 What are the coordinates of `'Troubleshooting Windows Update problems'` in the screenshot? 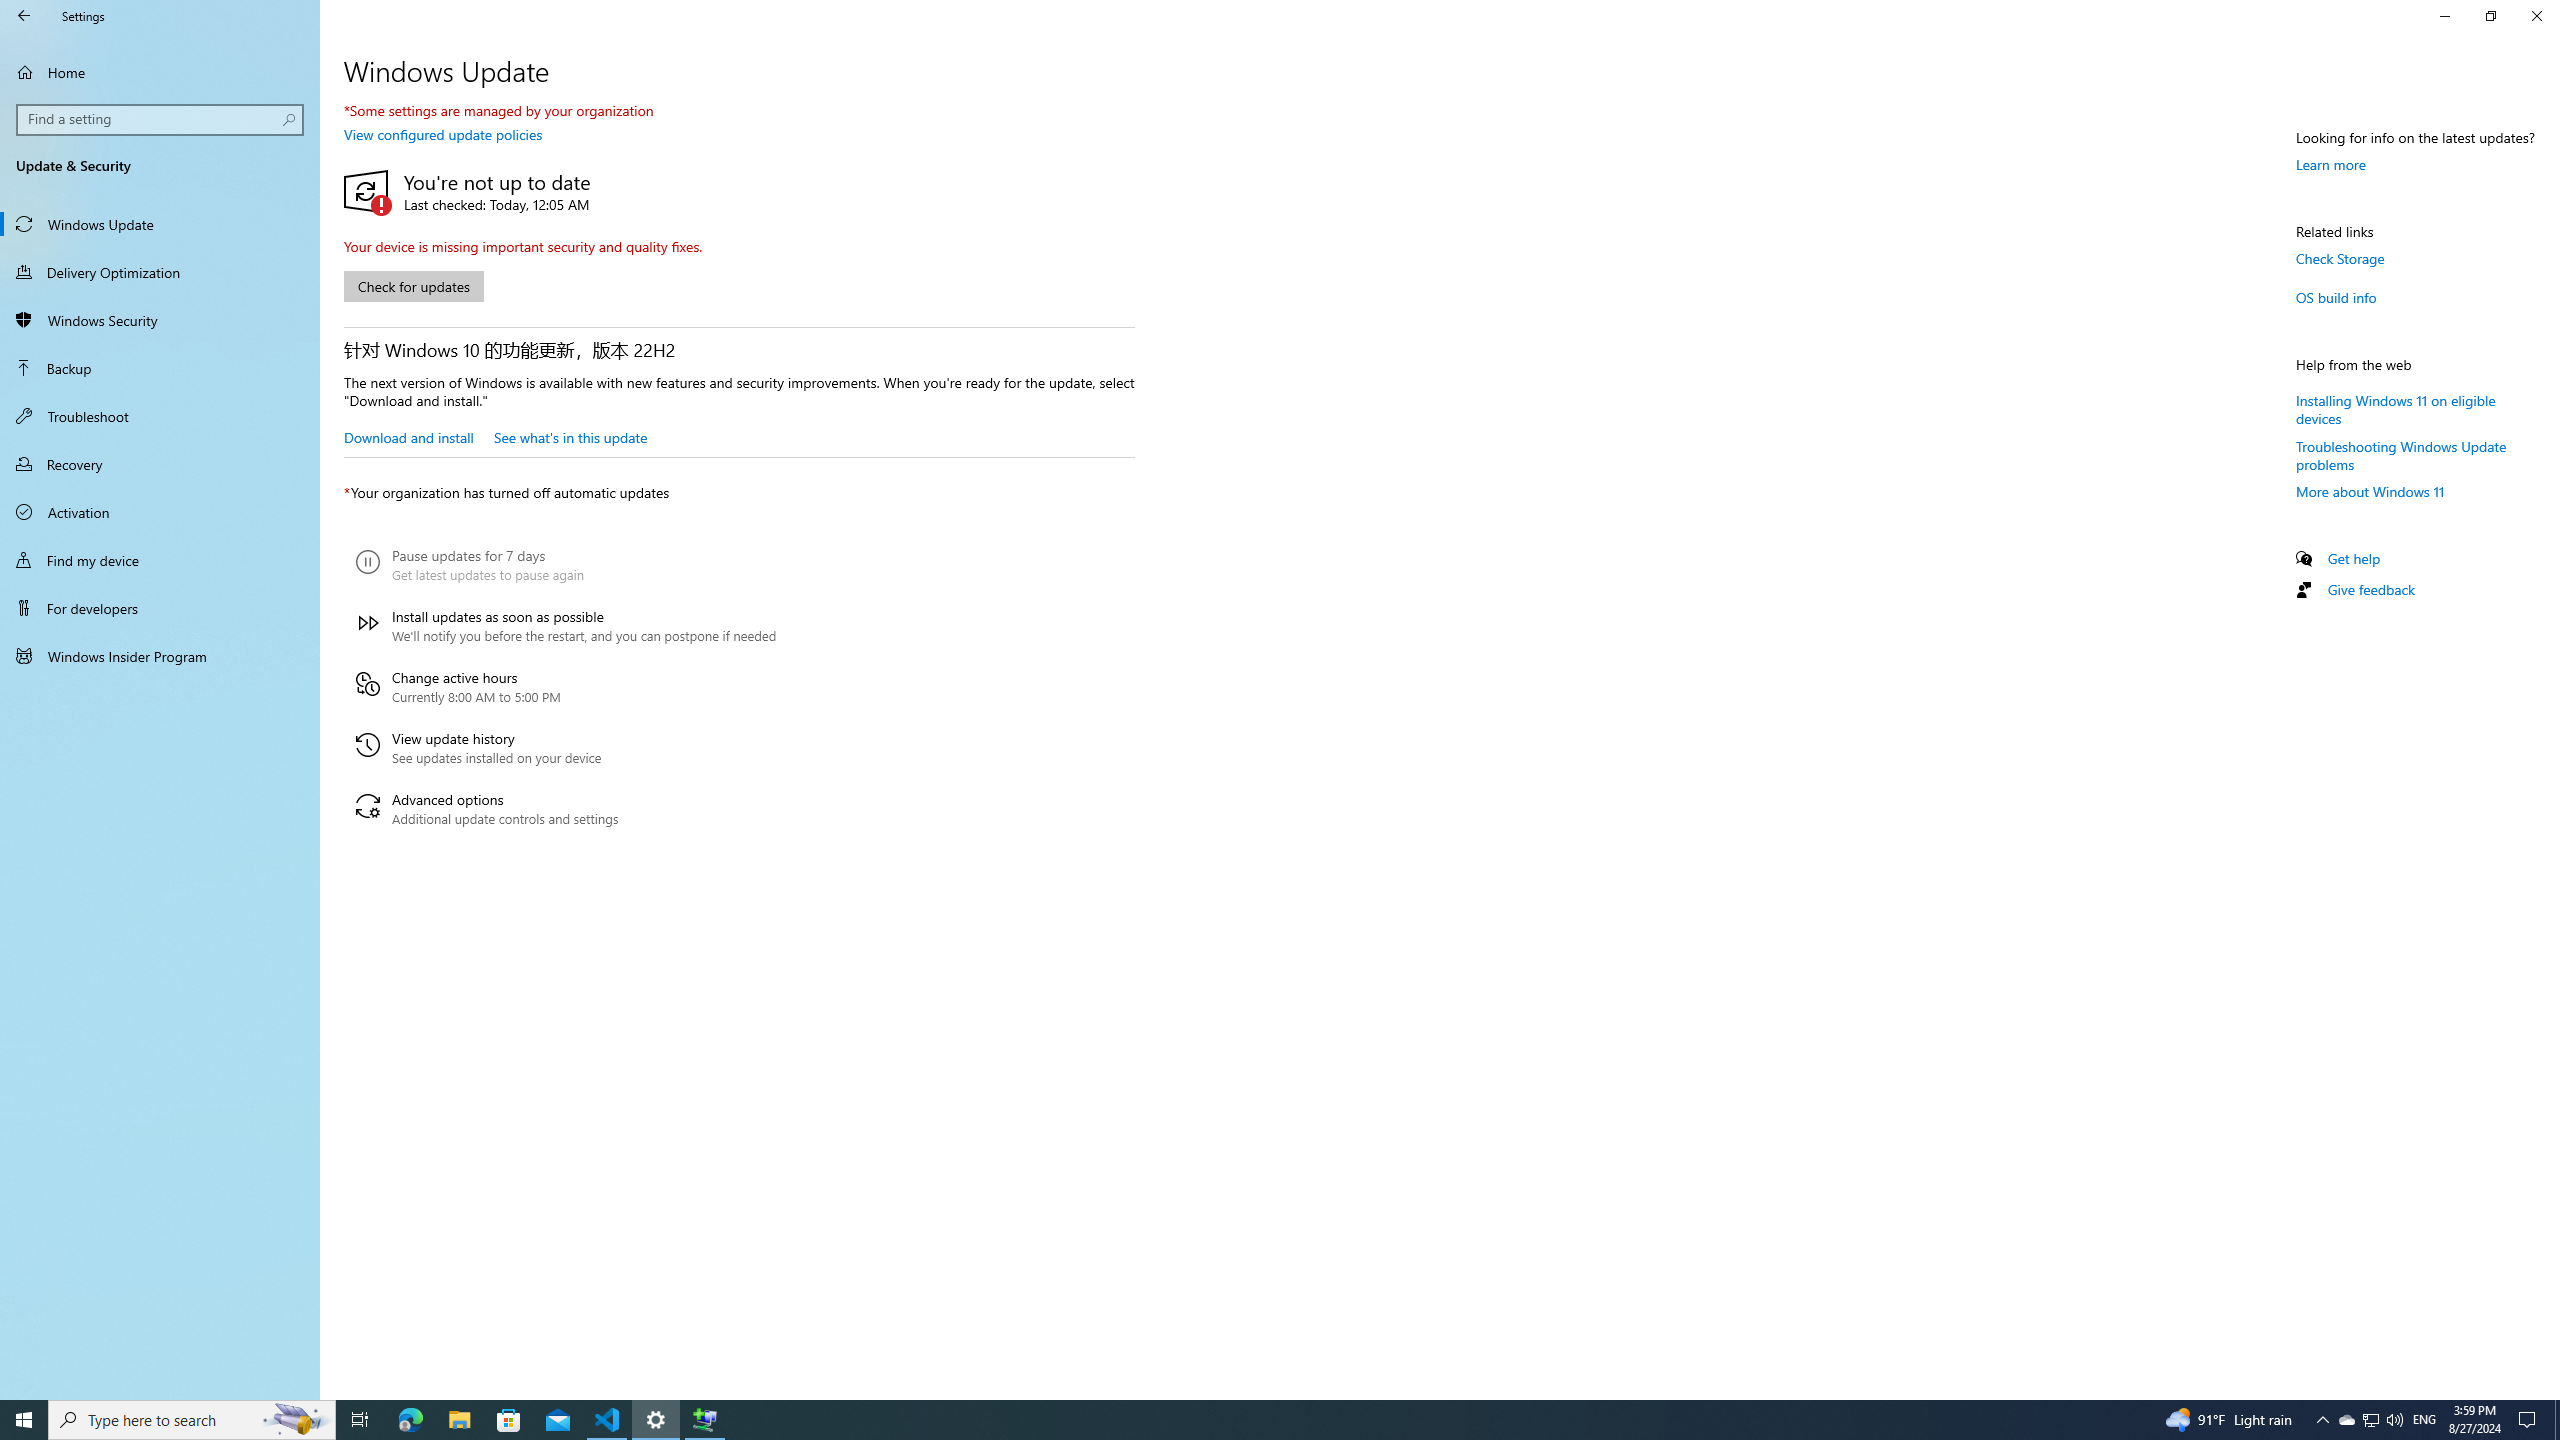 It's located at (2401, 455).